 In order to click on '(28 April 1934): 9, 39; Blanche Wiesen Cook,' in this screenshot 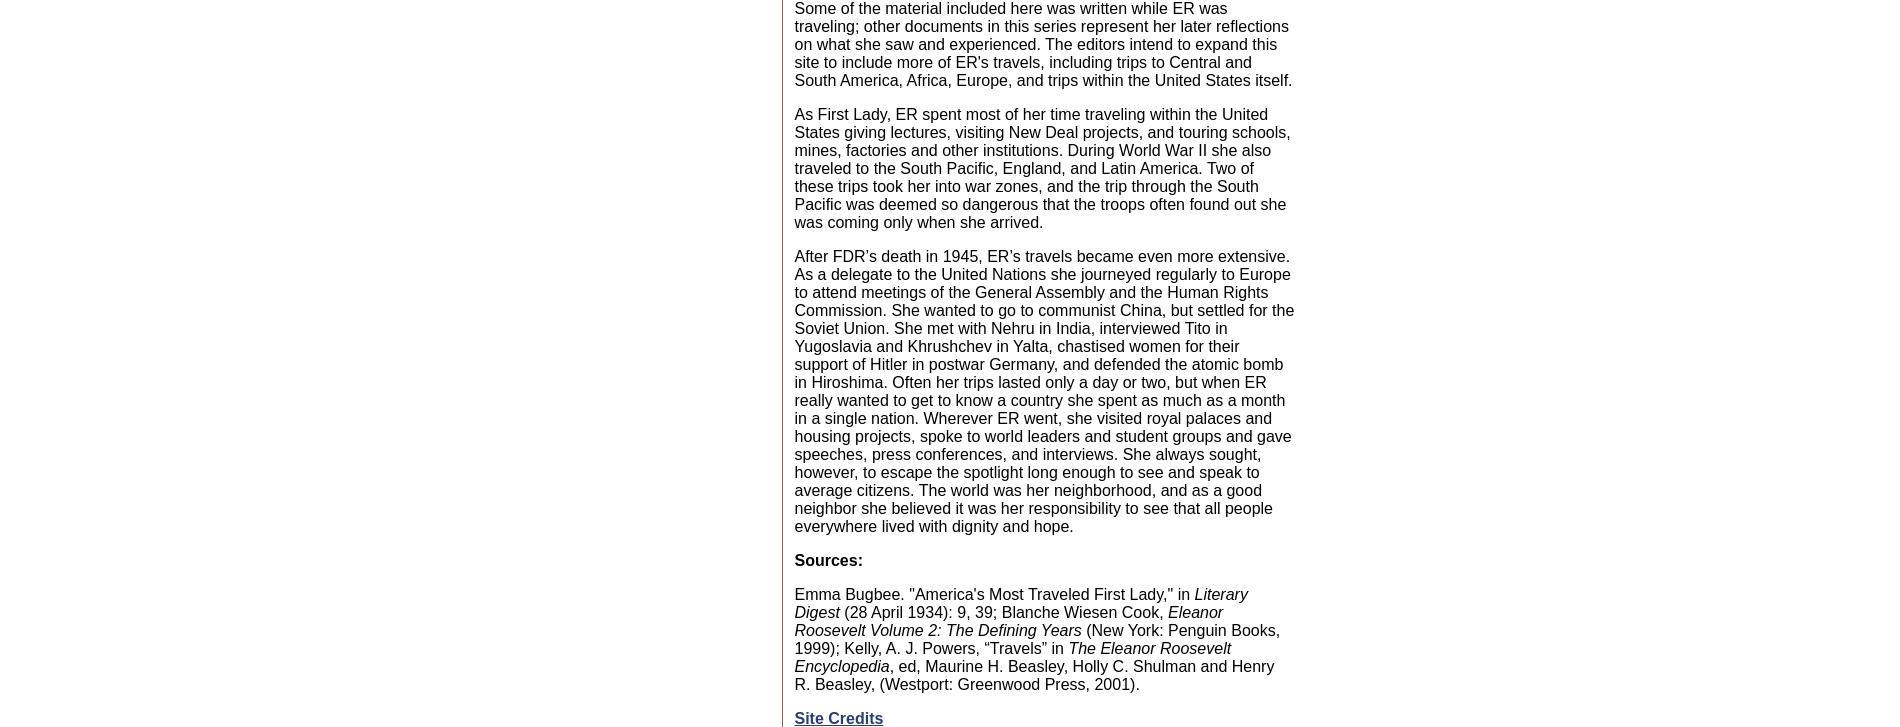, I will do `click(1006, 611)`.